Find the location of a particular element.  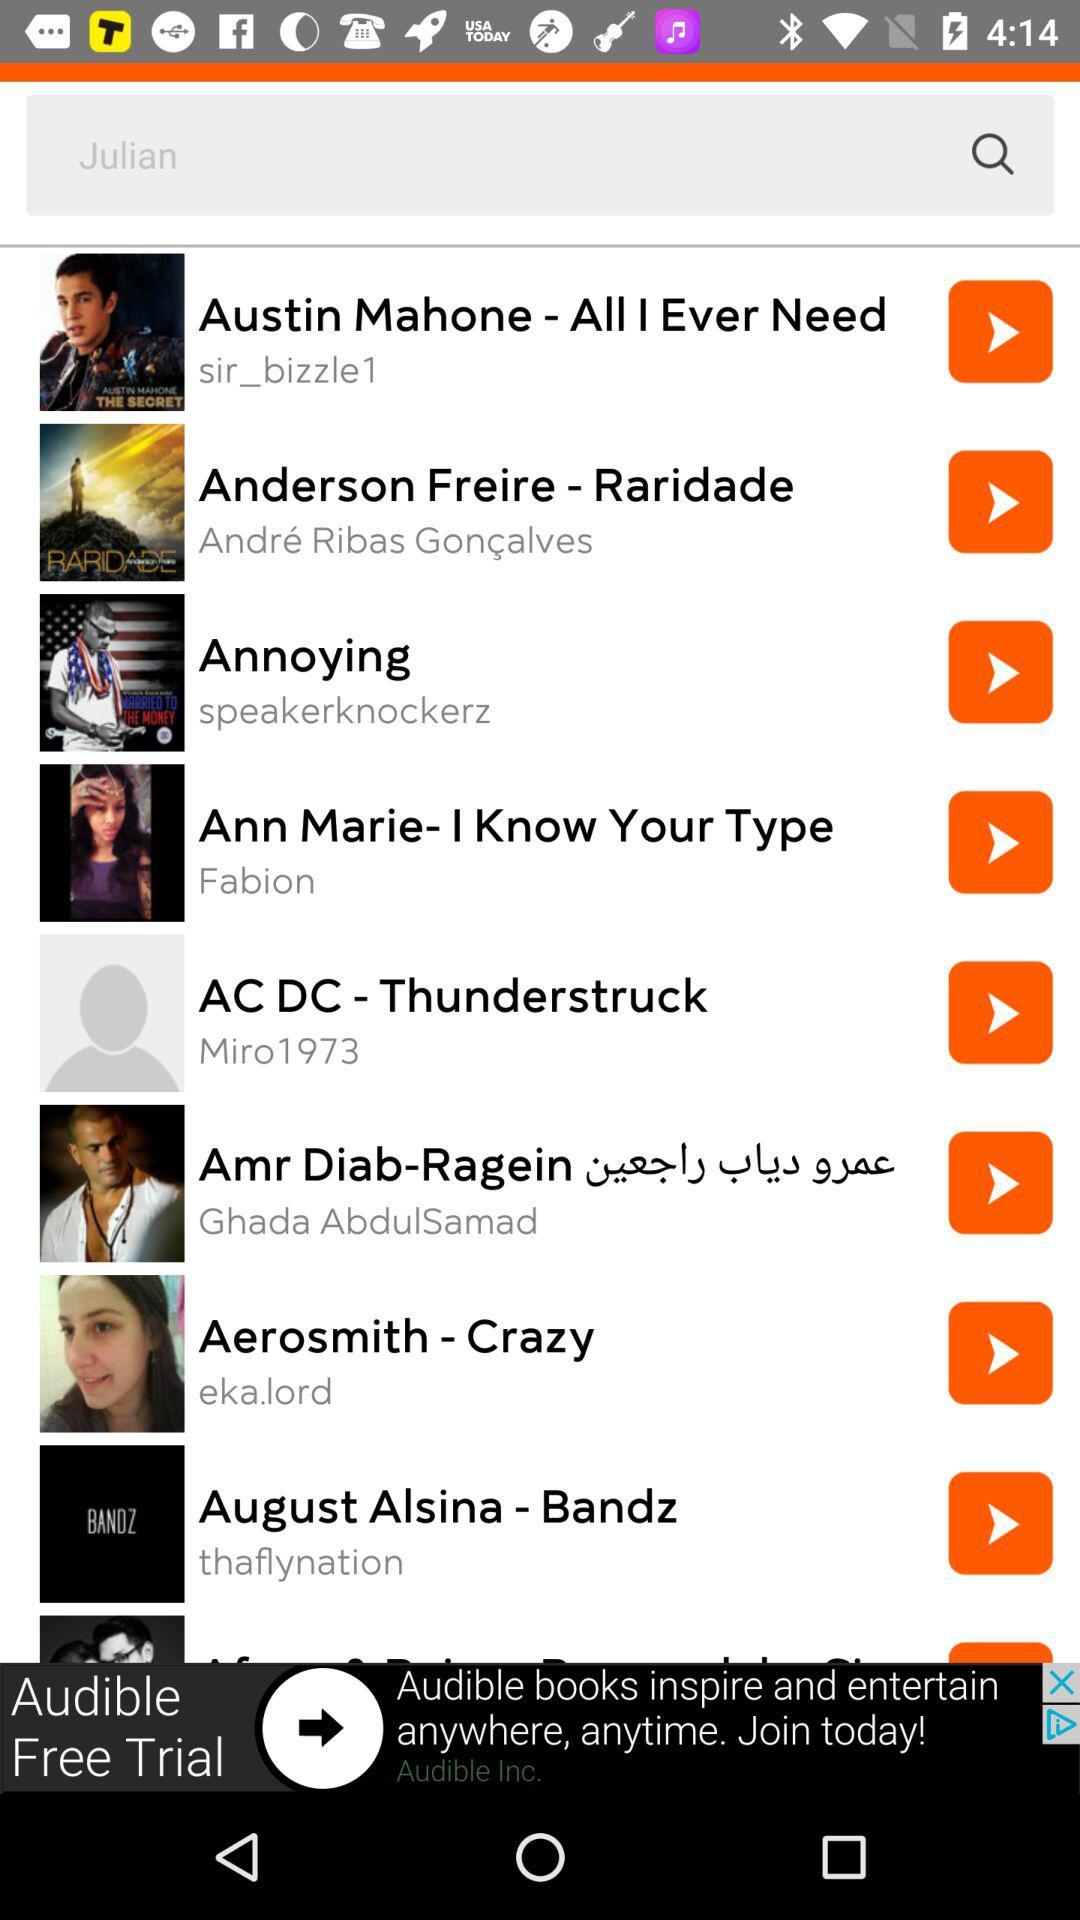

open advertisements is located at coordinates (540, 1727).